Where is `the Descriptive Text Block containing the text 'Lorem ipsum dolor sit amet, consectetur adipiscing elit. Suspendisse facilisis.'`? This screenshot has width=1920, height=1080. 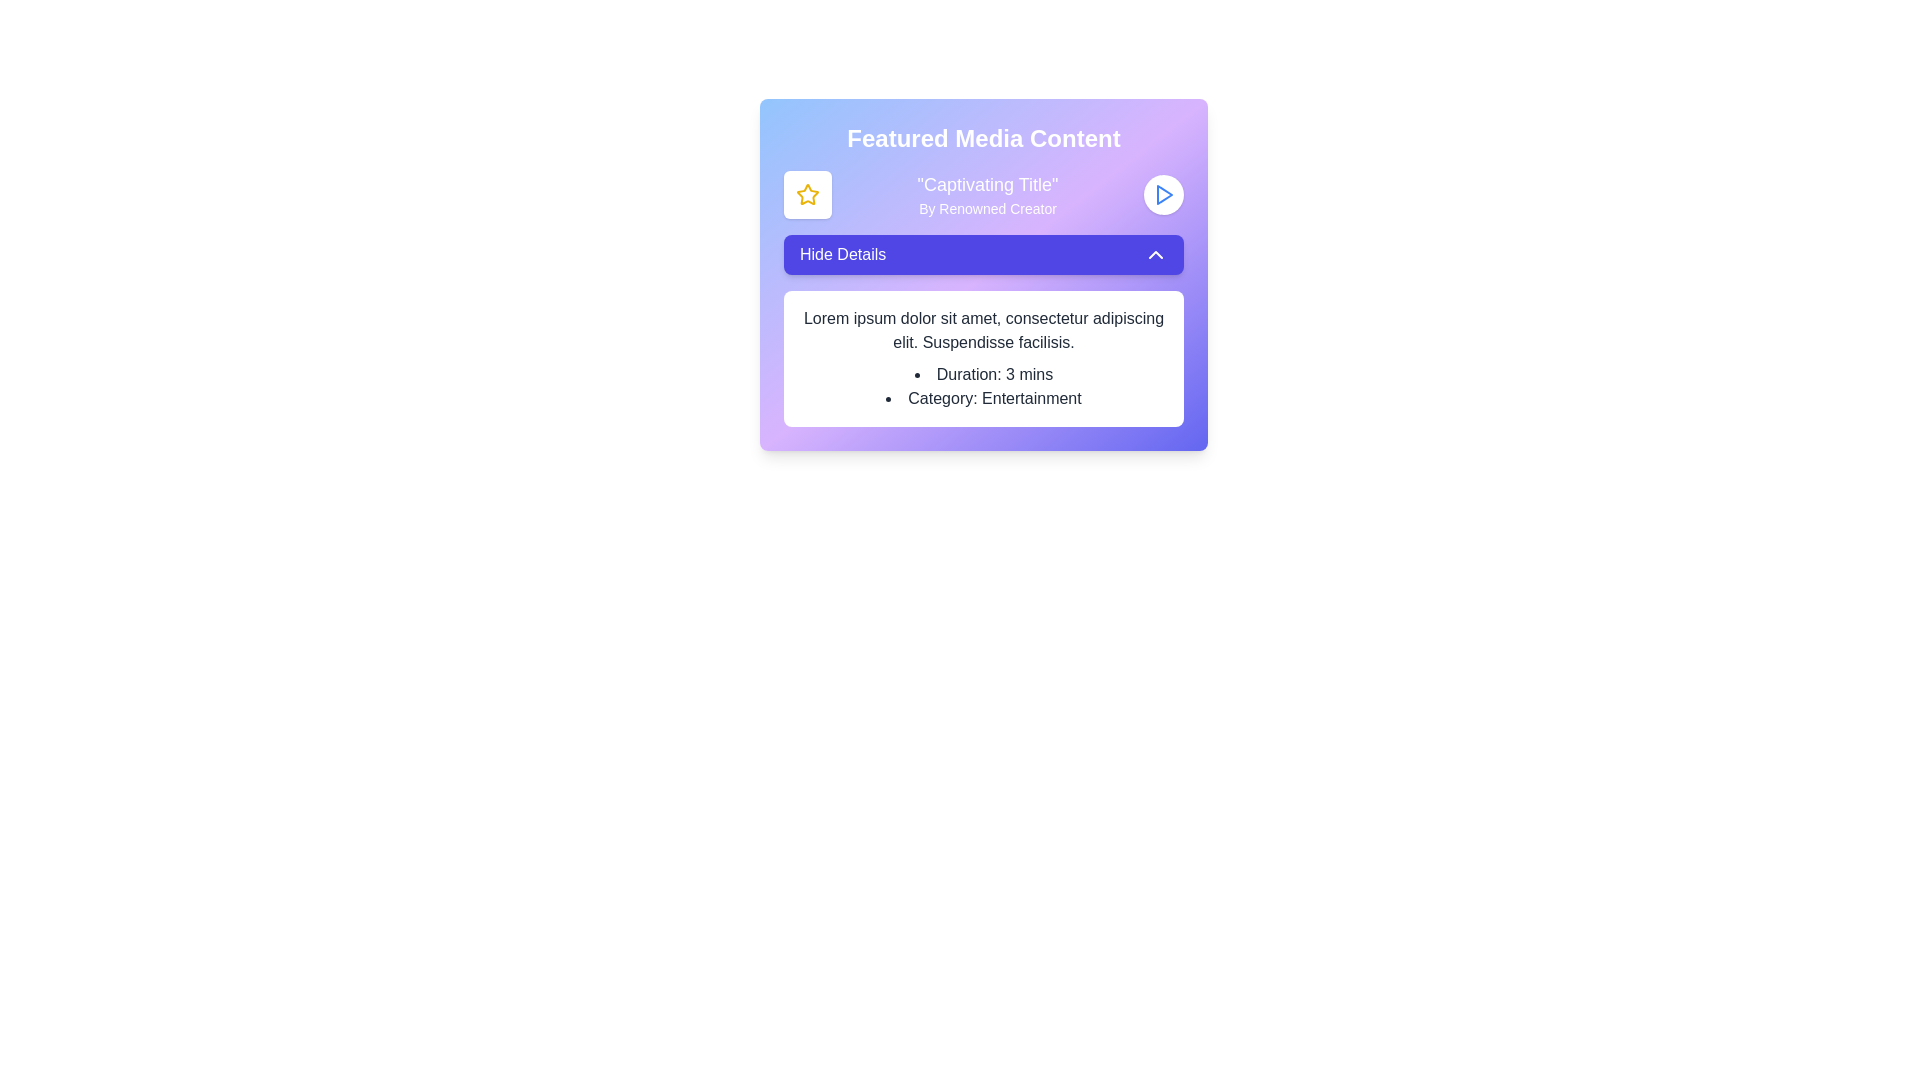 the Descriptive Text Block containing the text 'Lorem ipsum dolor sit amet, consectetur adipiscing elit. Suspendisse facilisis.' is located at coordinates (983, 330).